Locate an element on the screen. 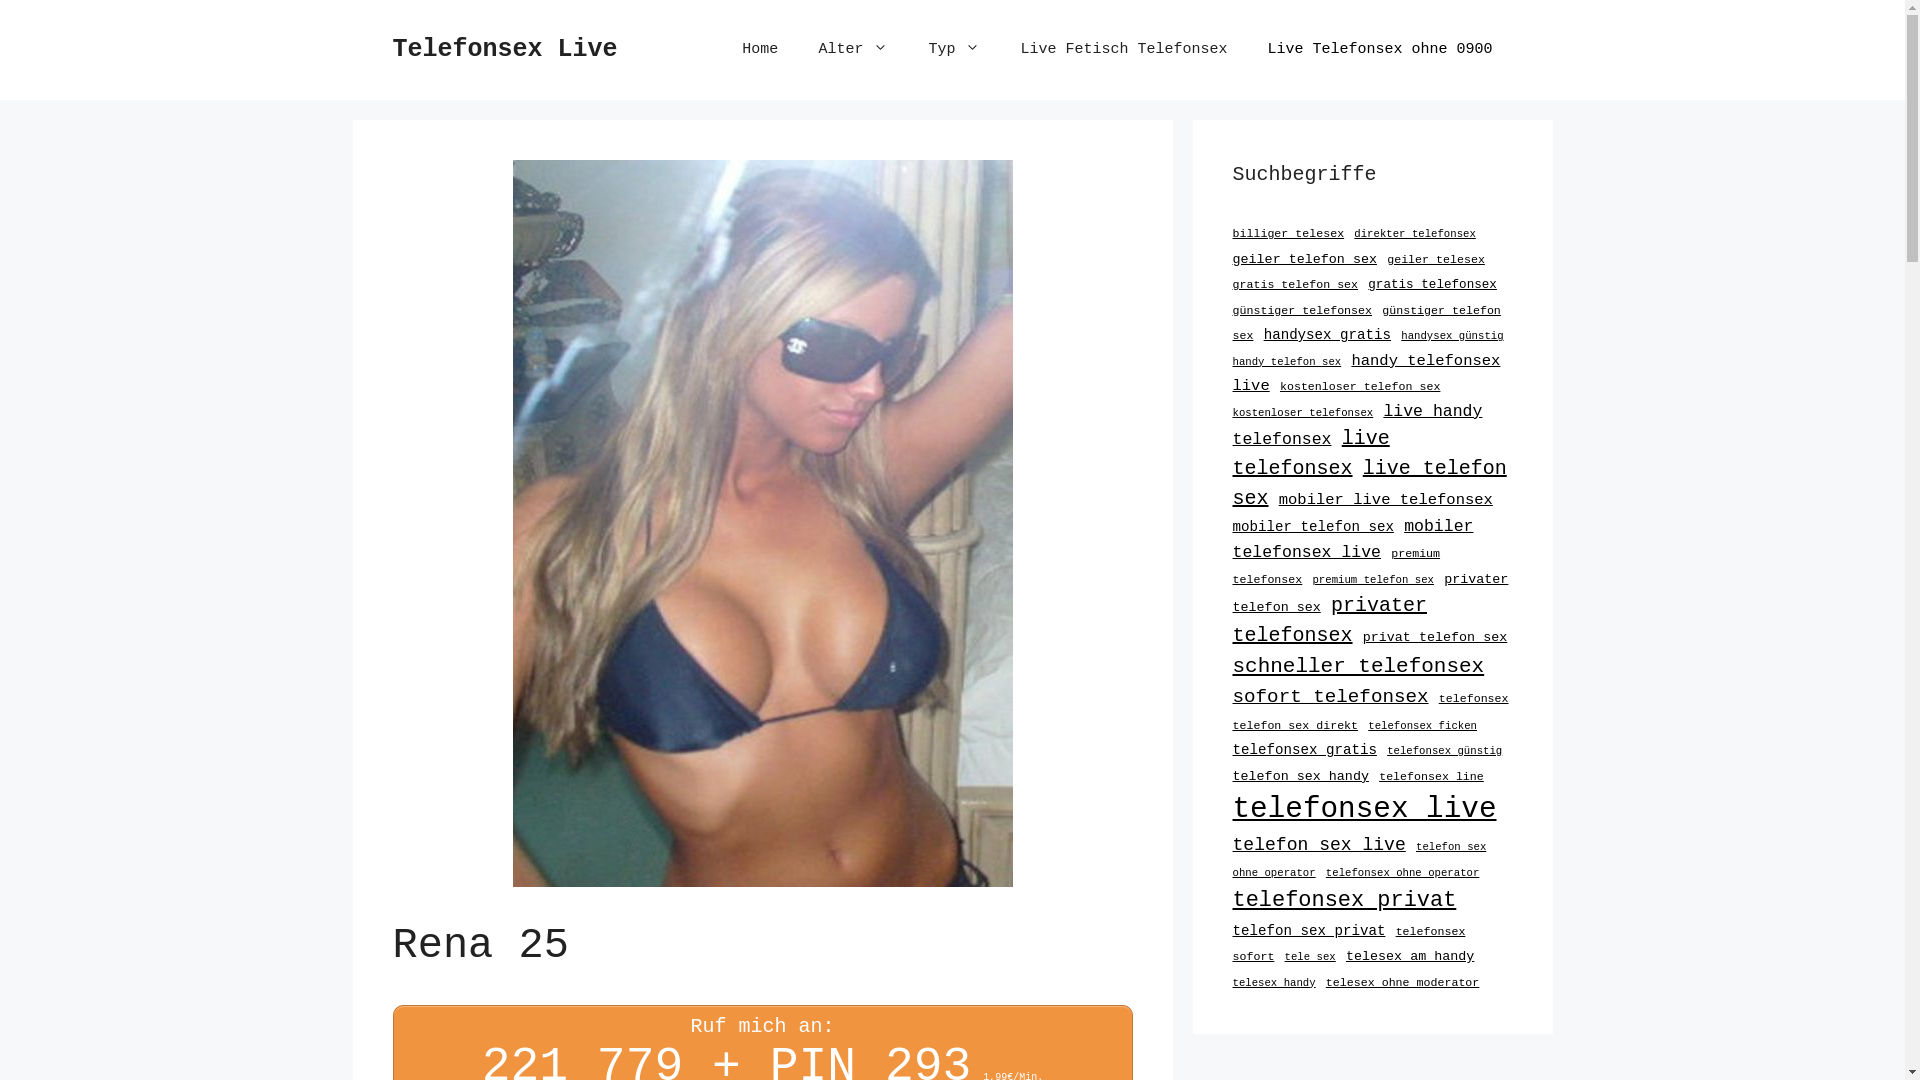  'Alter' is located at coordinates (853, 49).